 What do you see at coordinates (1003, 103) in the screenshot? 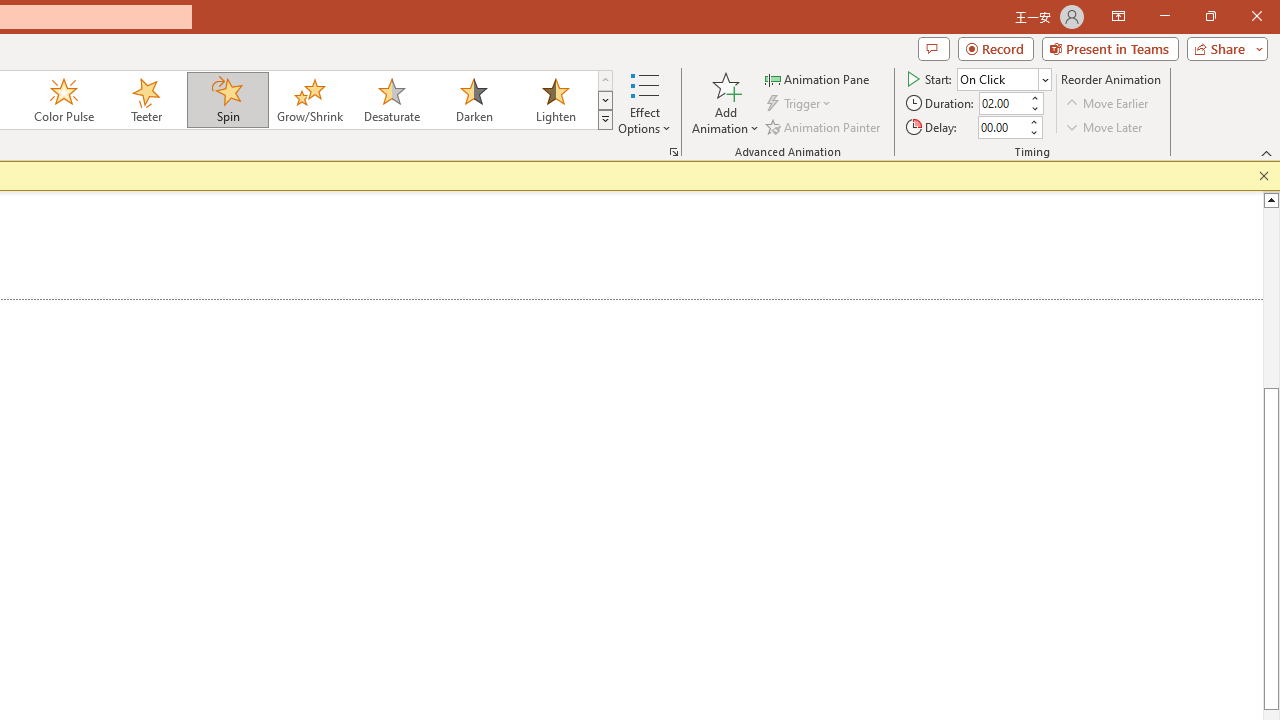
I see `'Animation Duration'` at bounding box center [1003, 103].